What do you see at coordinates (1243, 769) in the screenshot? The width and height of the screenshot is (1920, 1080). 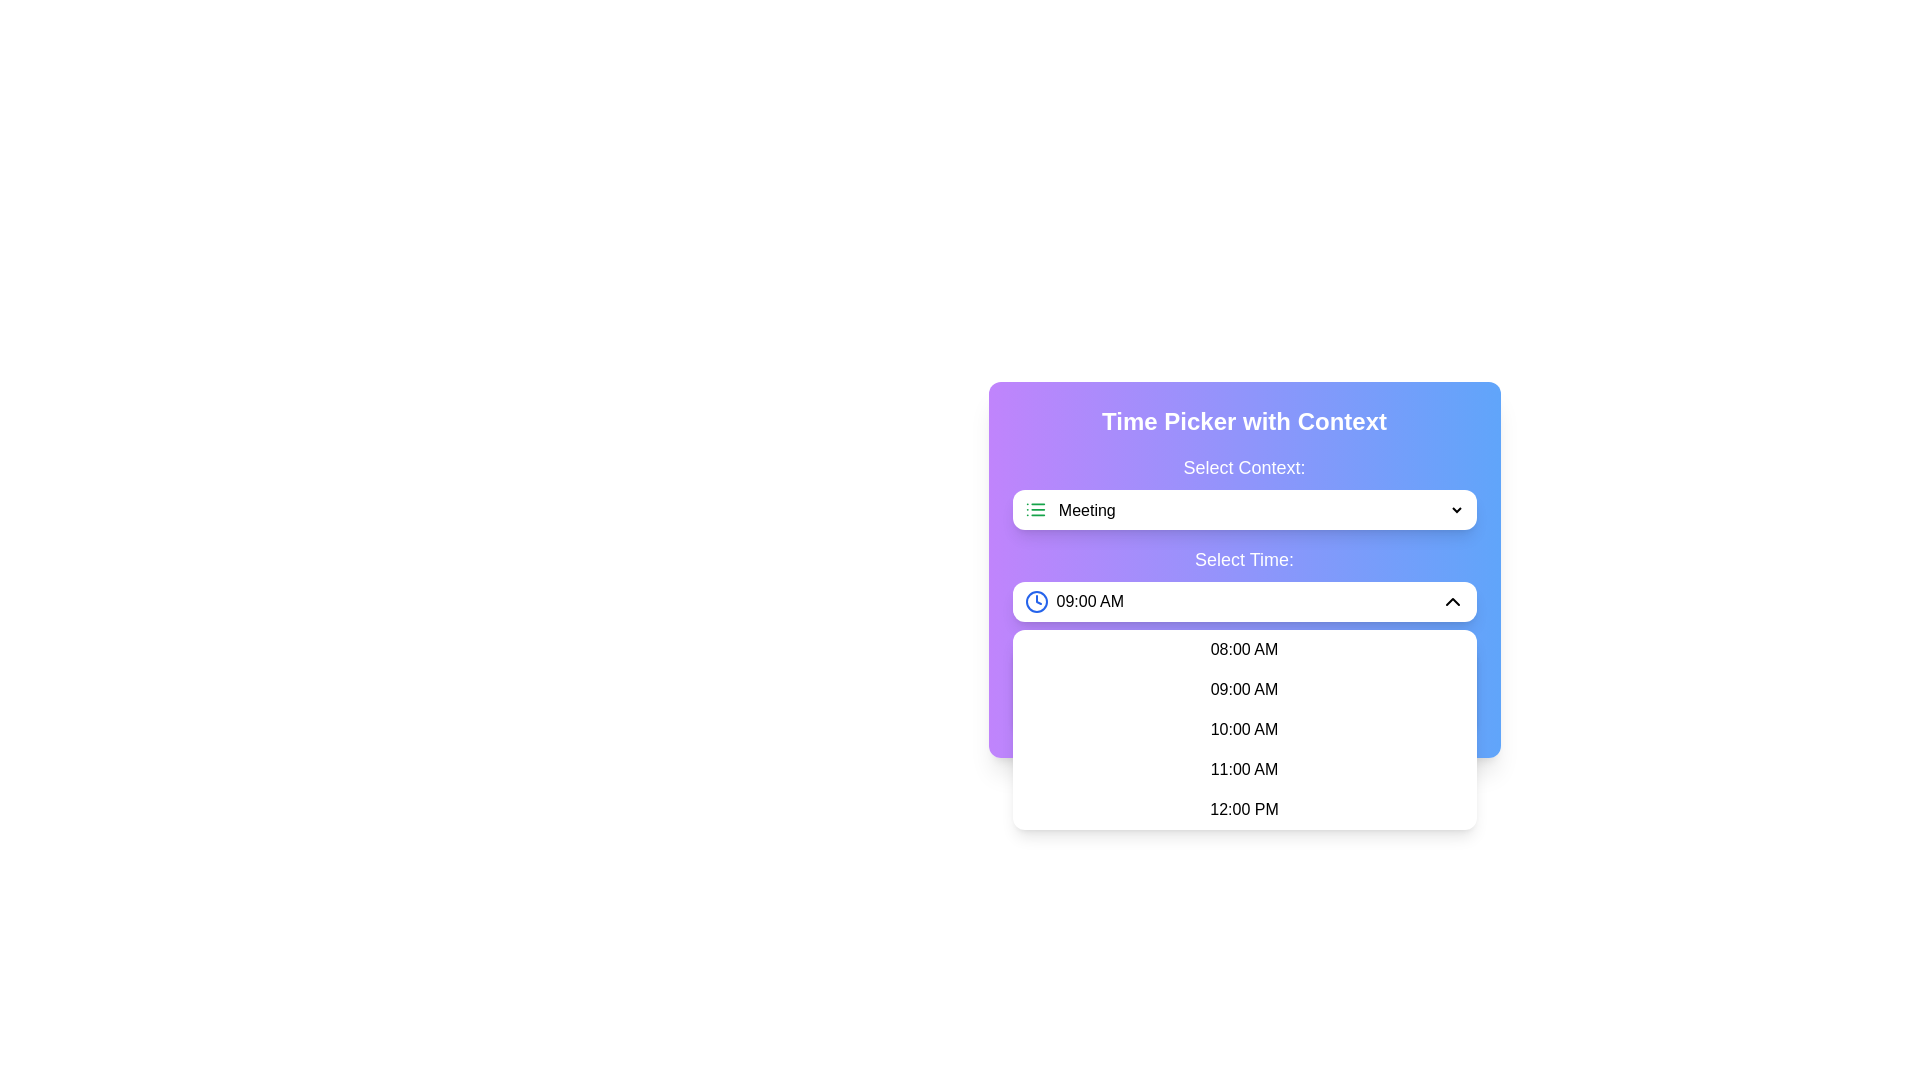 I see `the selectable list item displaying '11:00 AM' to trigger the visual change` at bounding box center [1243, 769].